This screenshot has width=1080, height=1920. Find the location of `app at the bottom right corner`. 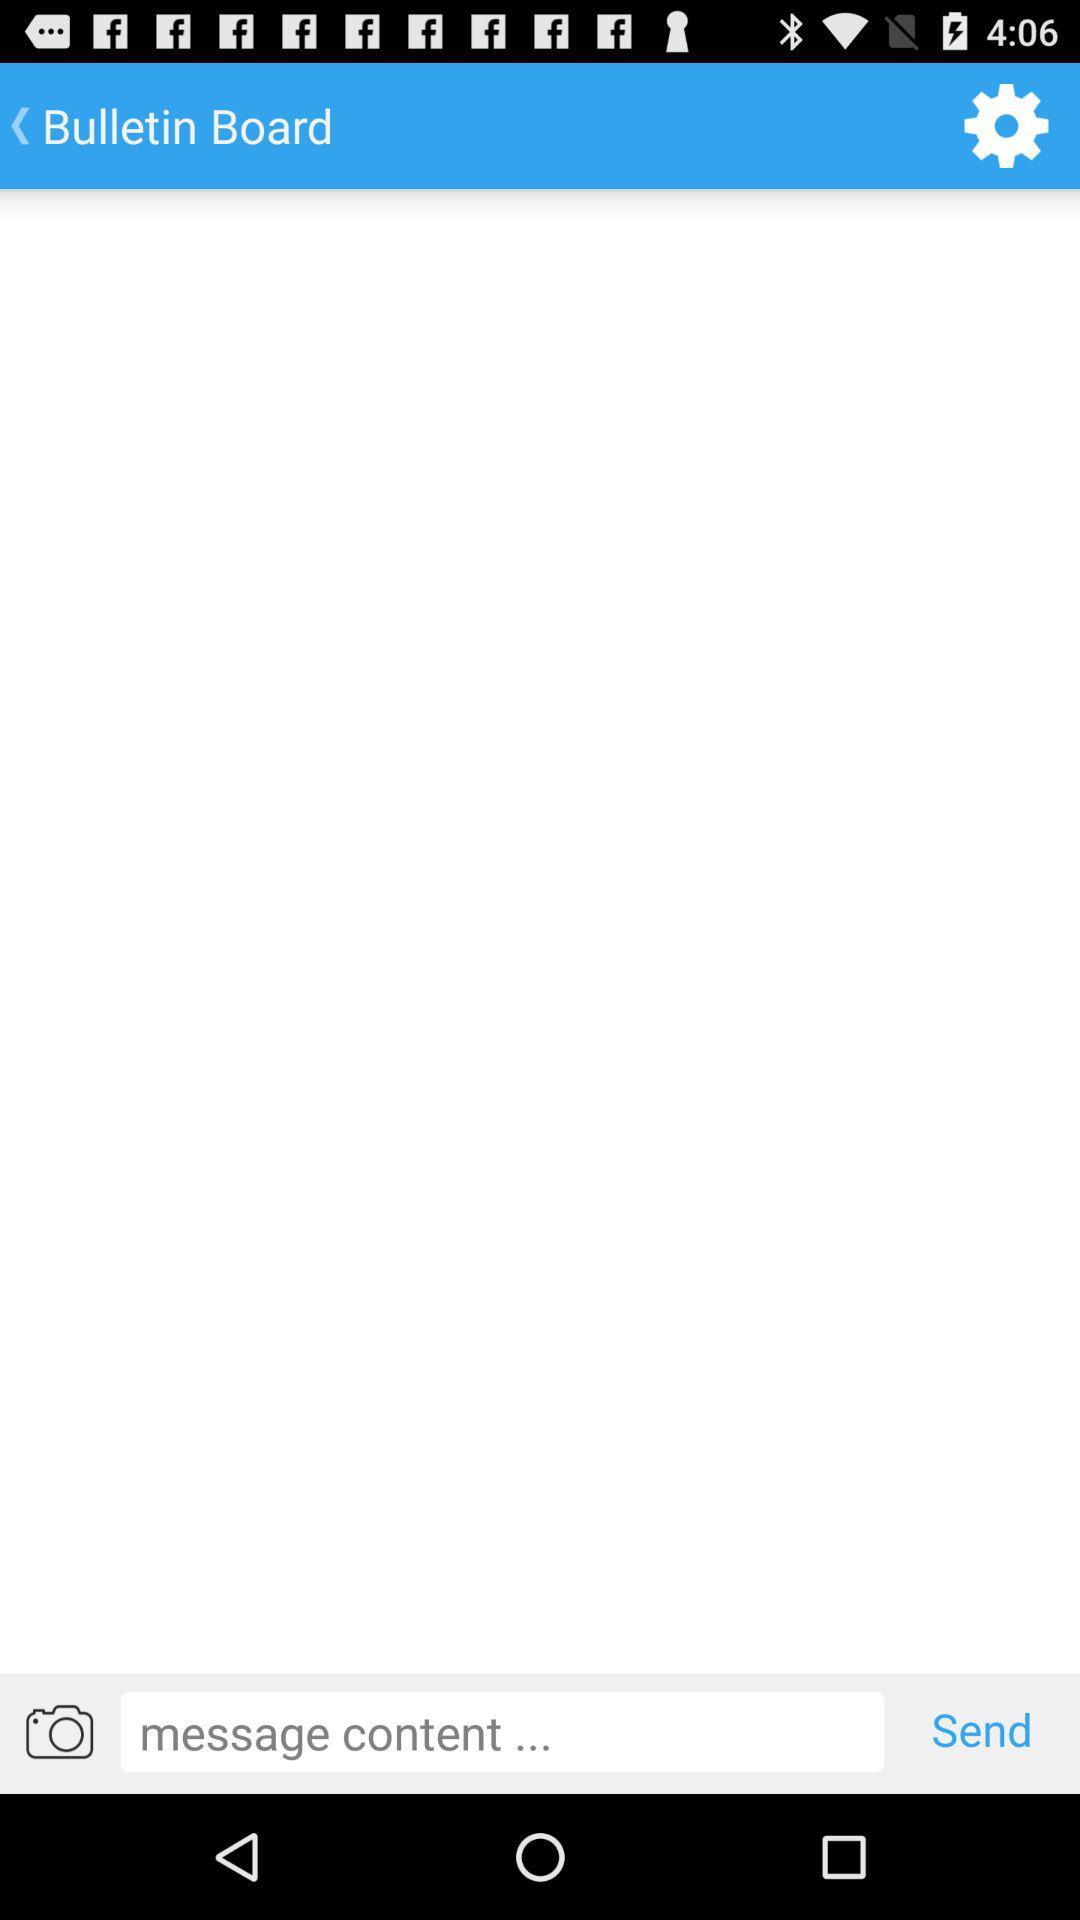

app at the bottom right corner is located at coordinates (981, 1730).